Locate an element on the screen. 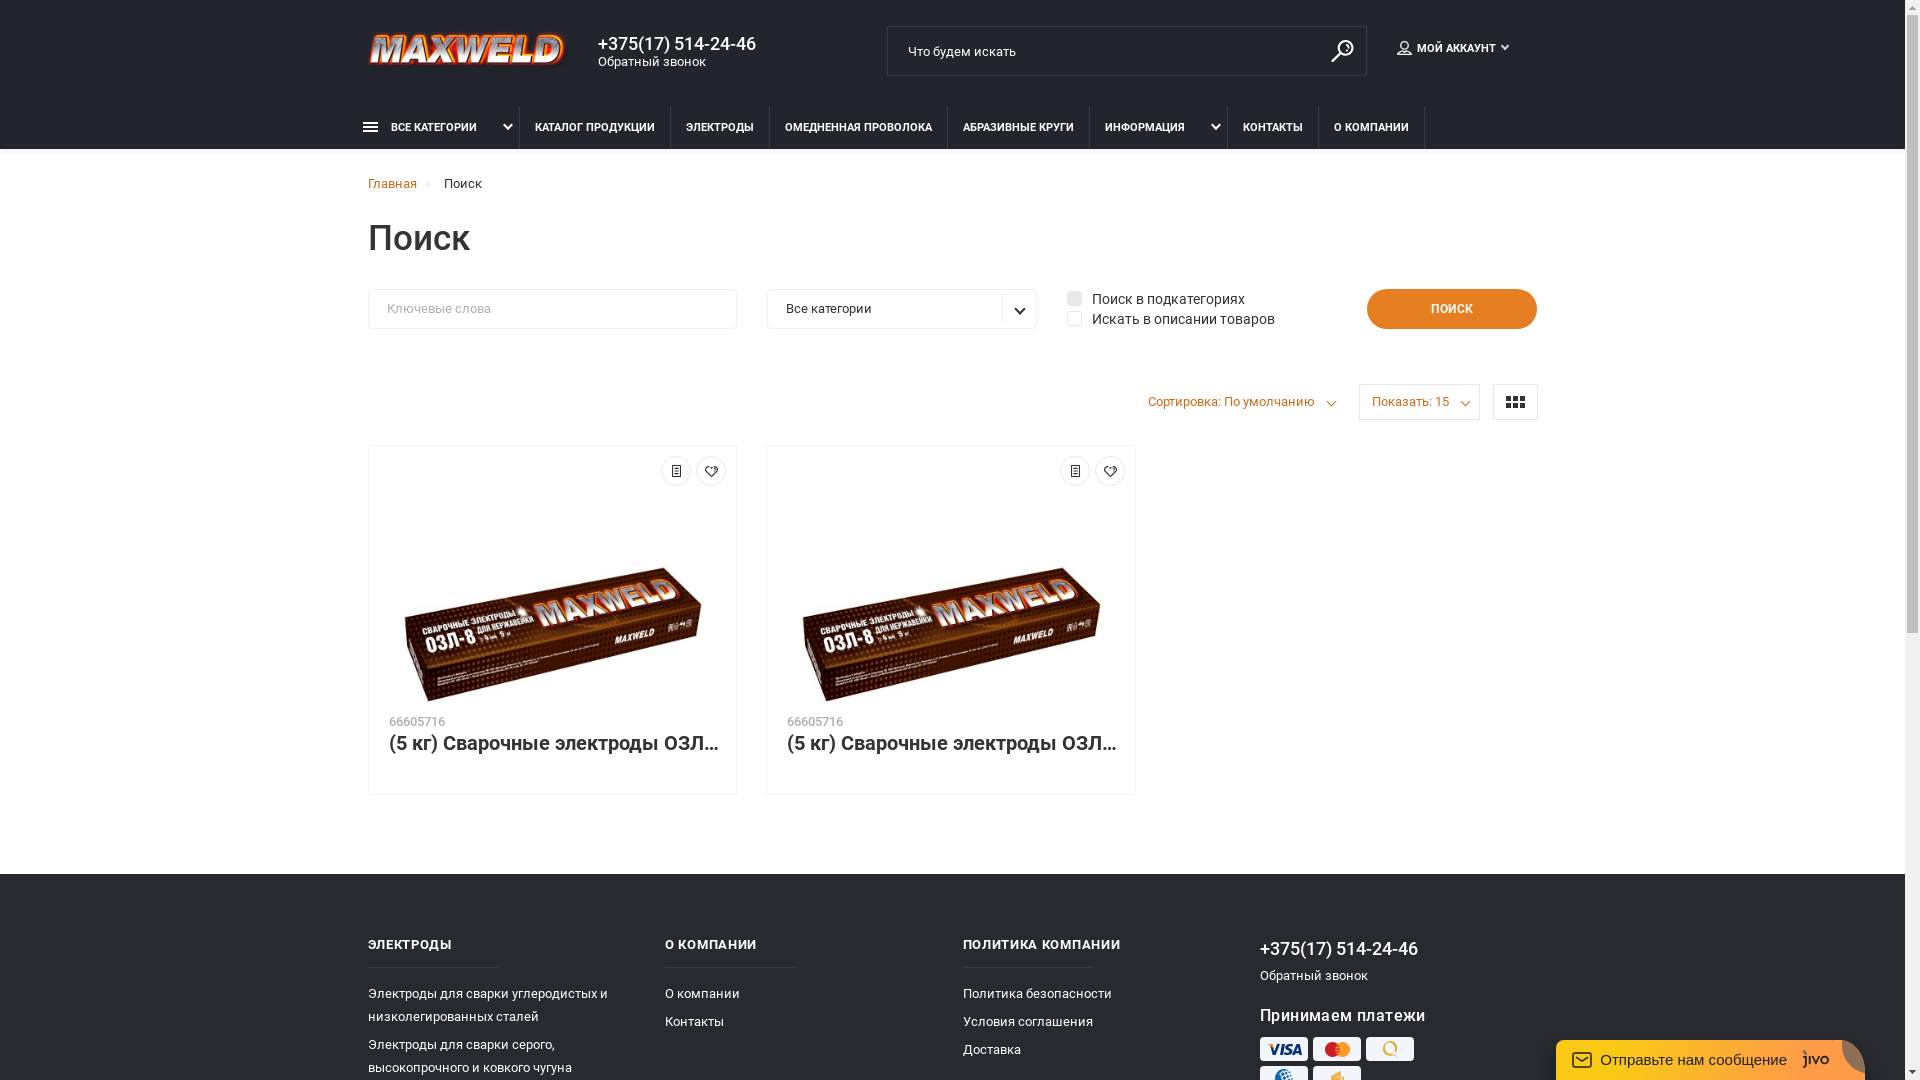  '+375(17) 514-24-46' is located at coordinates (1397, 947).